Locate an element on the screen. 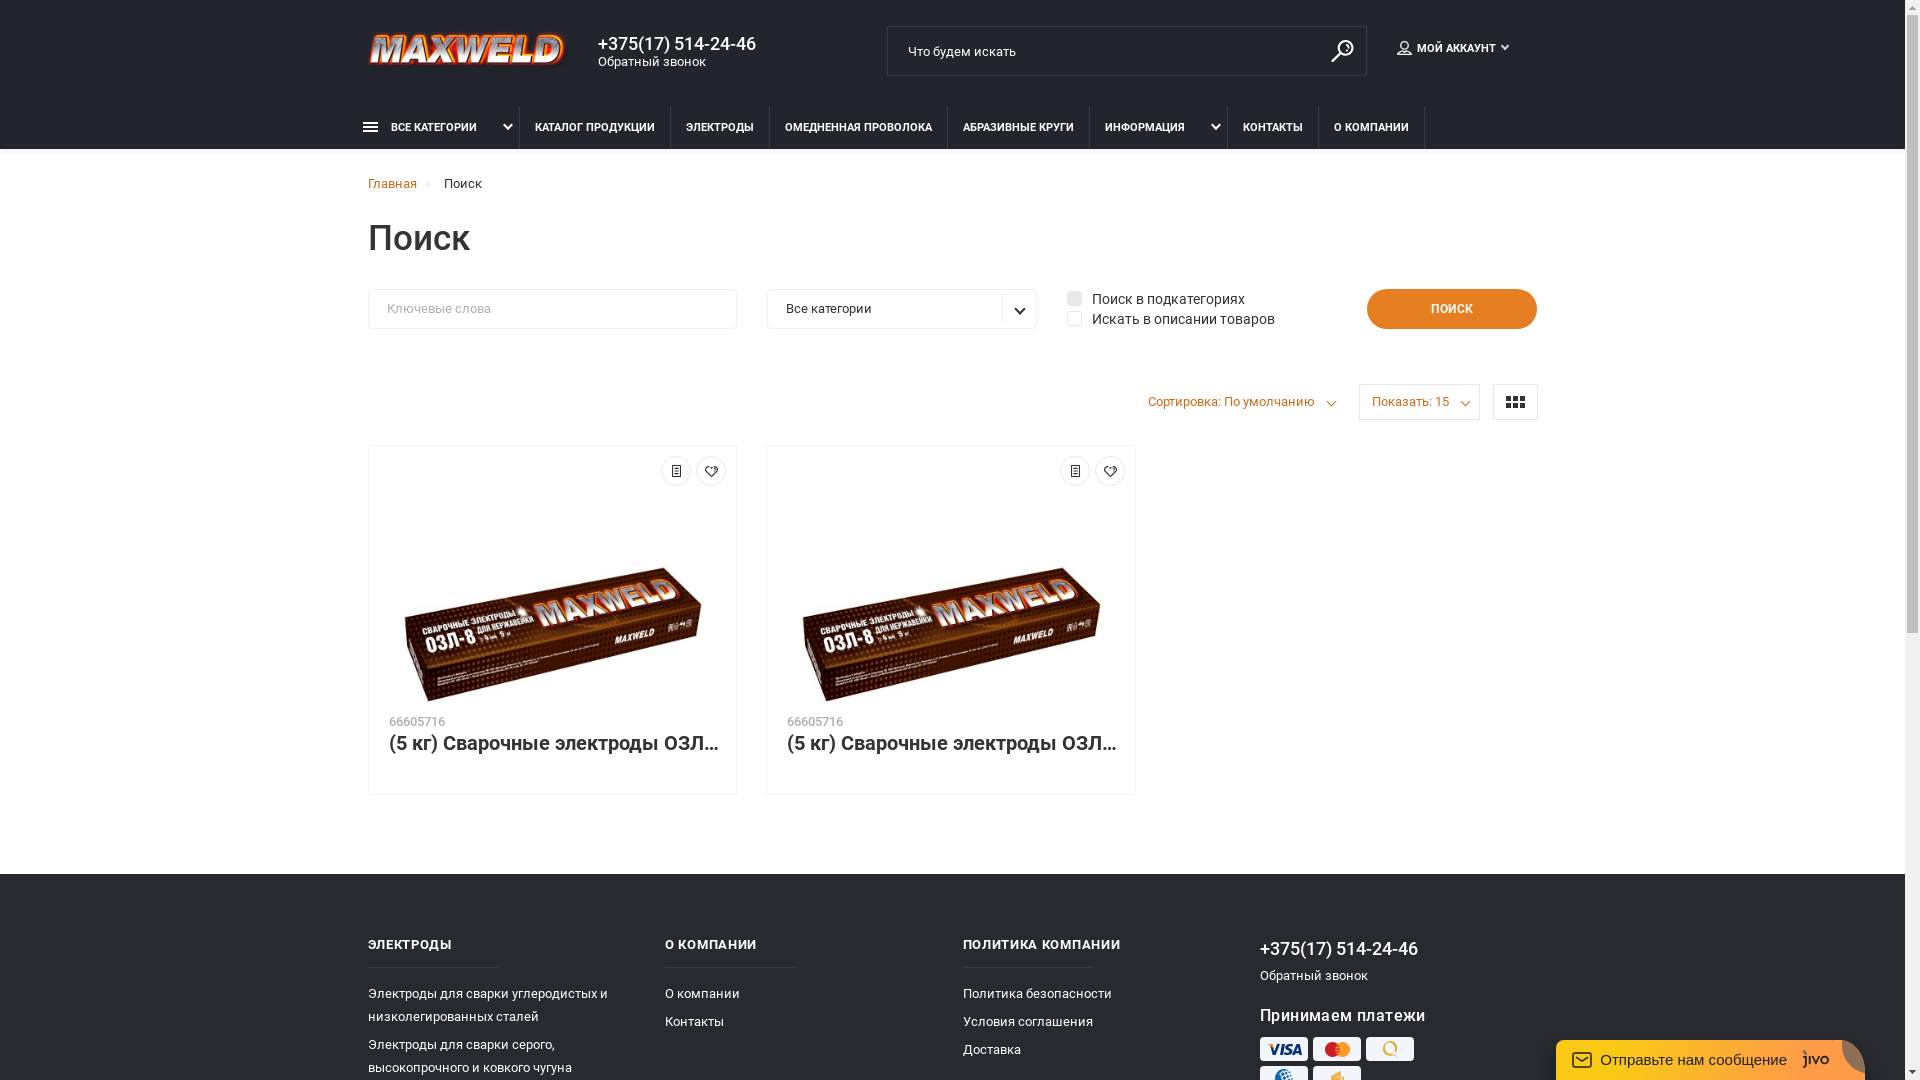  '+375(17) 514-24-46' is located at coordinates (1397, 947).